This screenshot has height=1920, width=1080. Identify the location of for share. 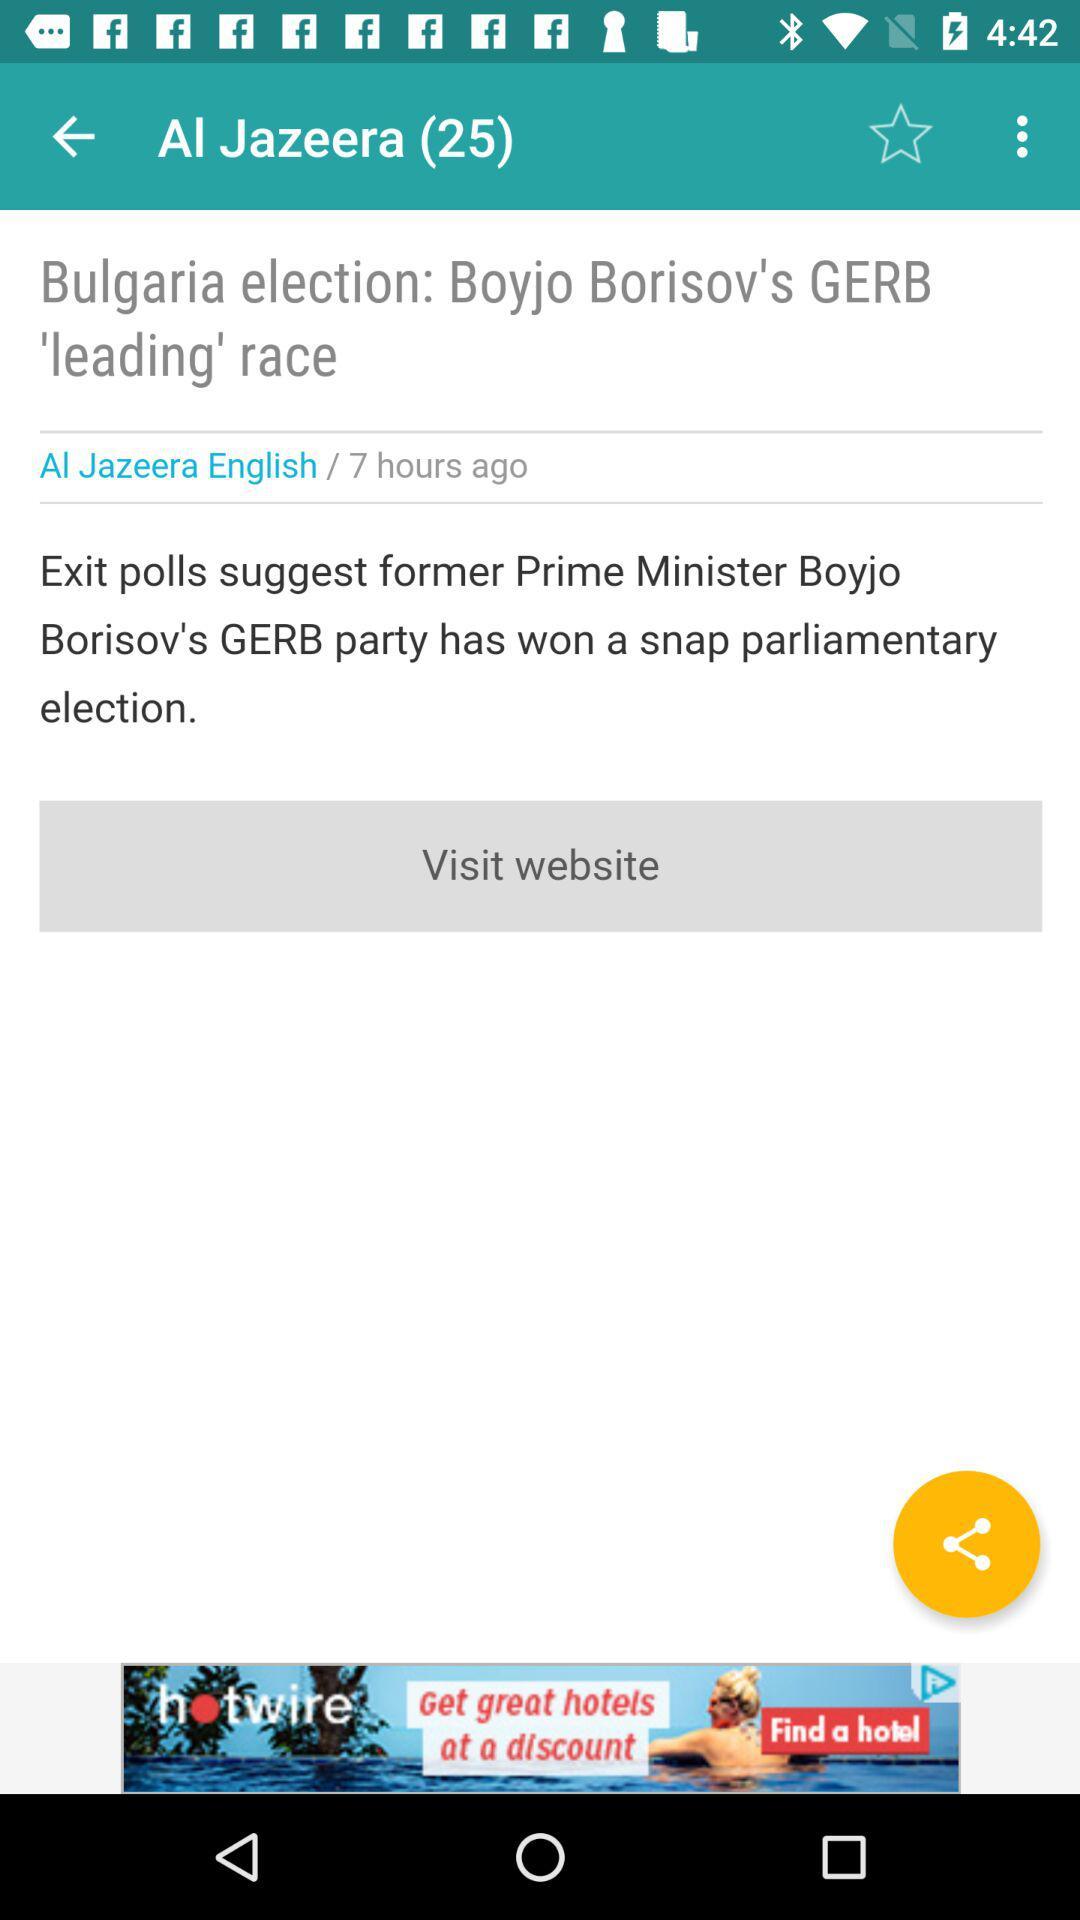
(965, 1543).